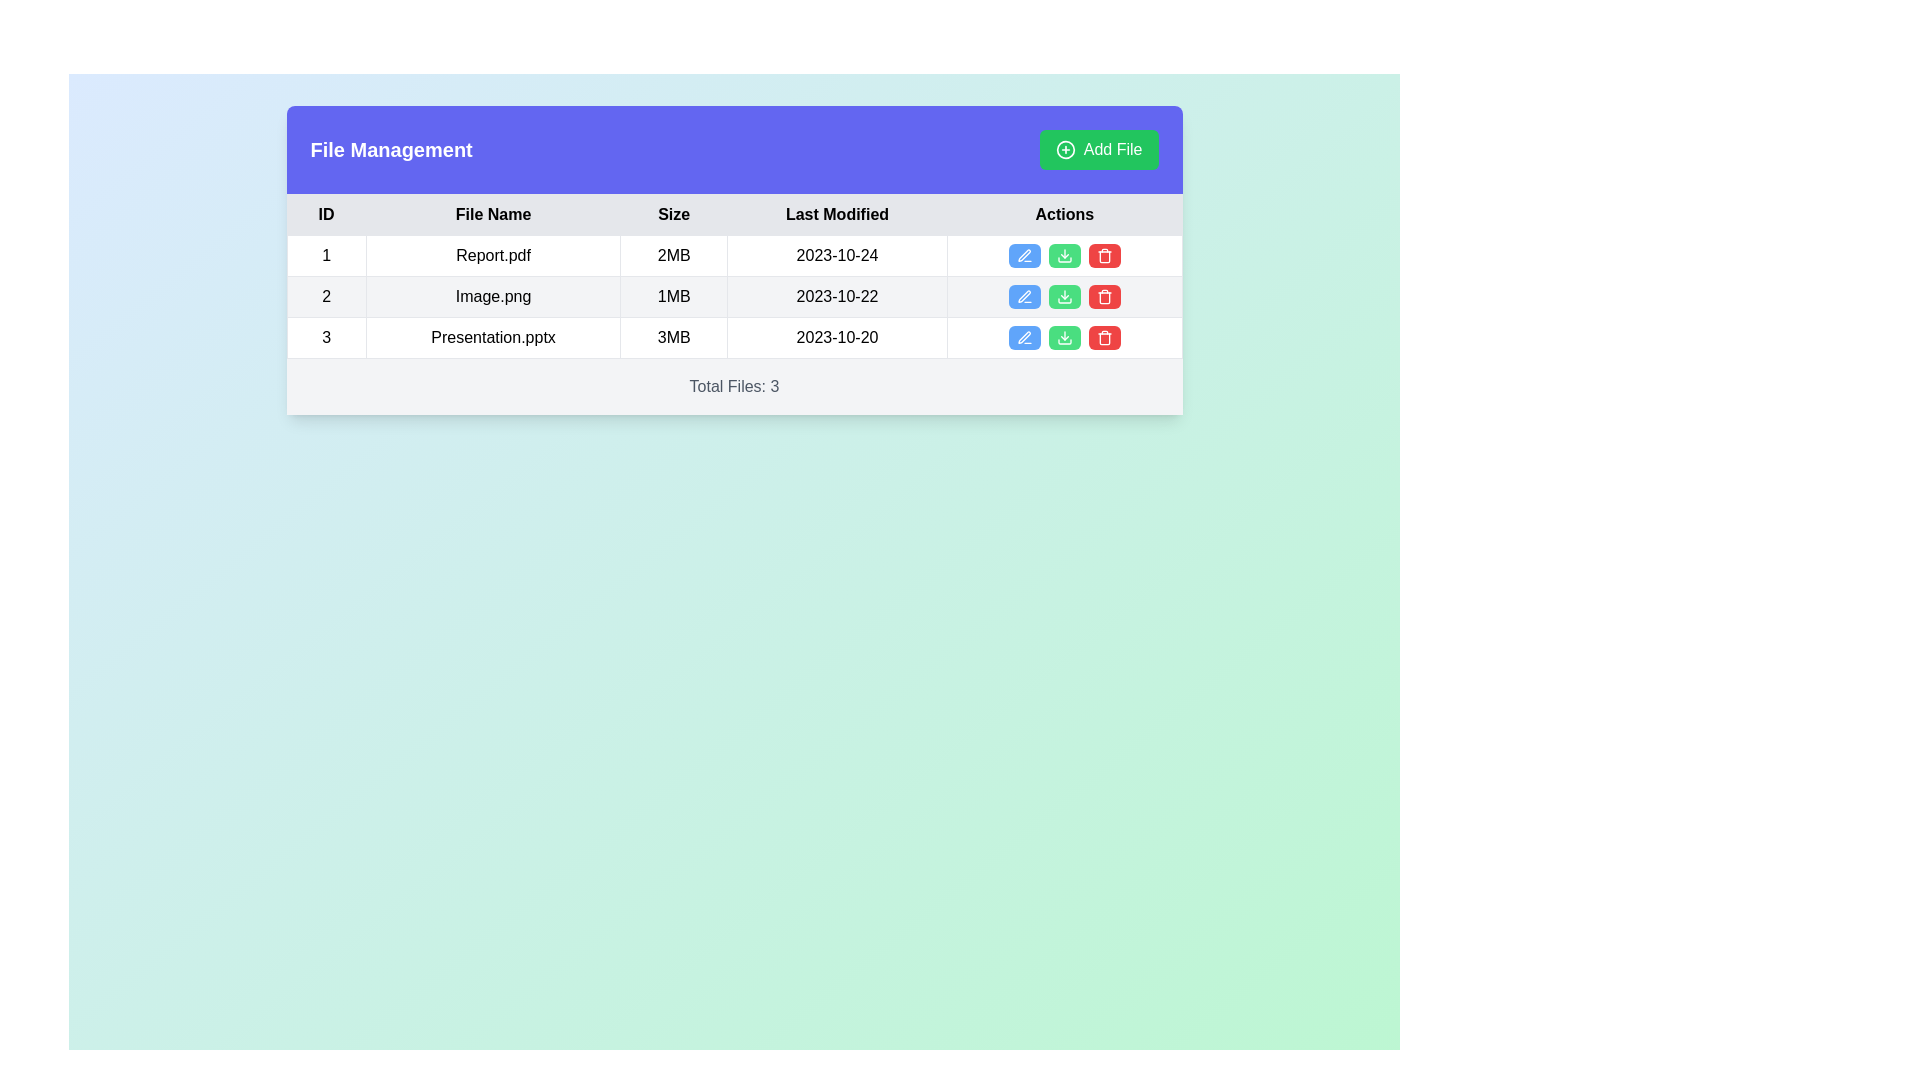 This screenshot has width=1920, height=1080. What do you see at coordinates (674, 297) in the screenshot?
I see `the text element displaying '1MB' located in the 'Size' column of the table under the file 'Image.png'` at bounding box center [674, 297].